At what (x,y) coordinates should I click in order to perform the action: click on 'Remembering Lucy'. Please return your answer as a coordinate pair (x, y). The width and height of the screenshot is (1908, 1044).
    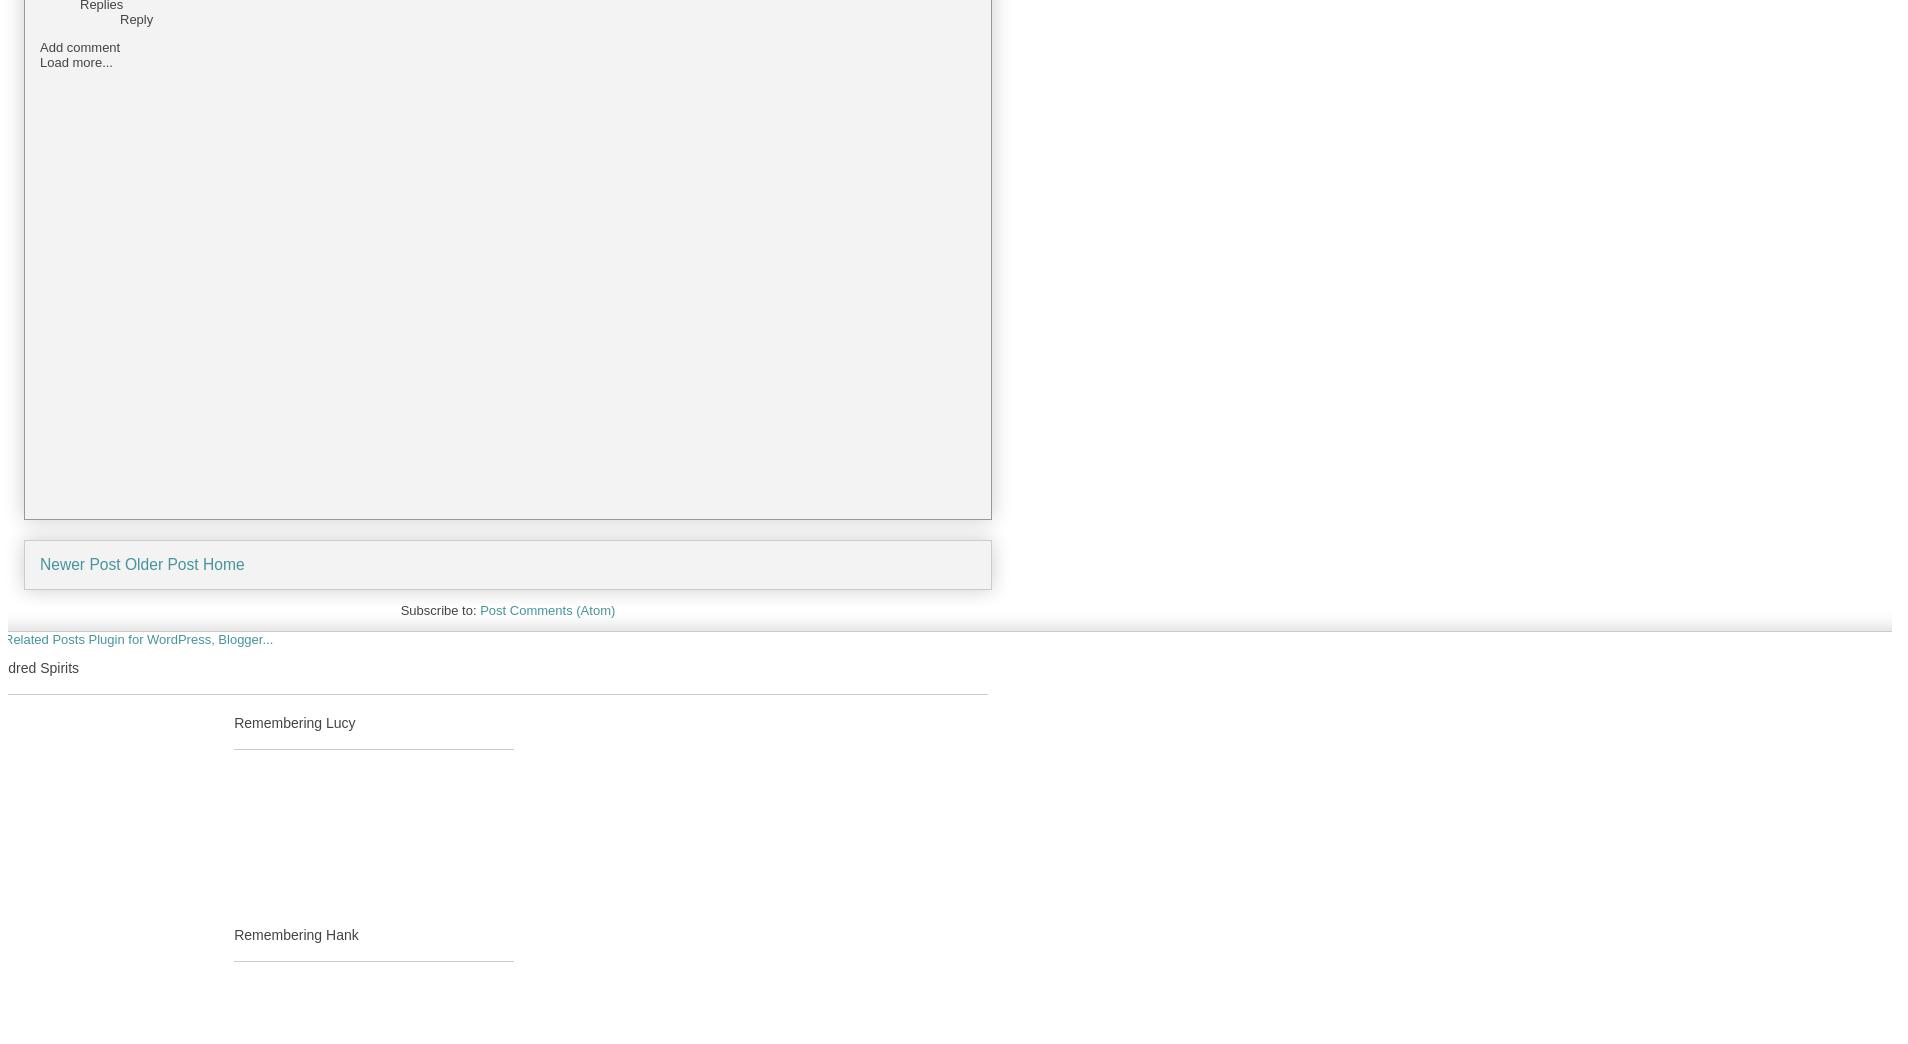
    Looking at the image, I should click on (294, 722).